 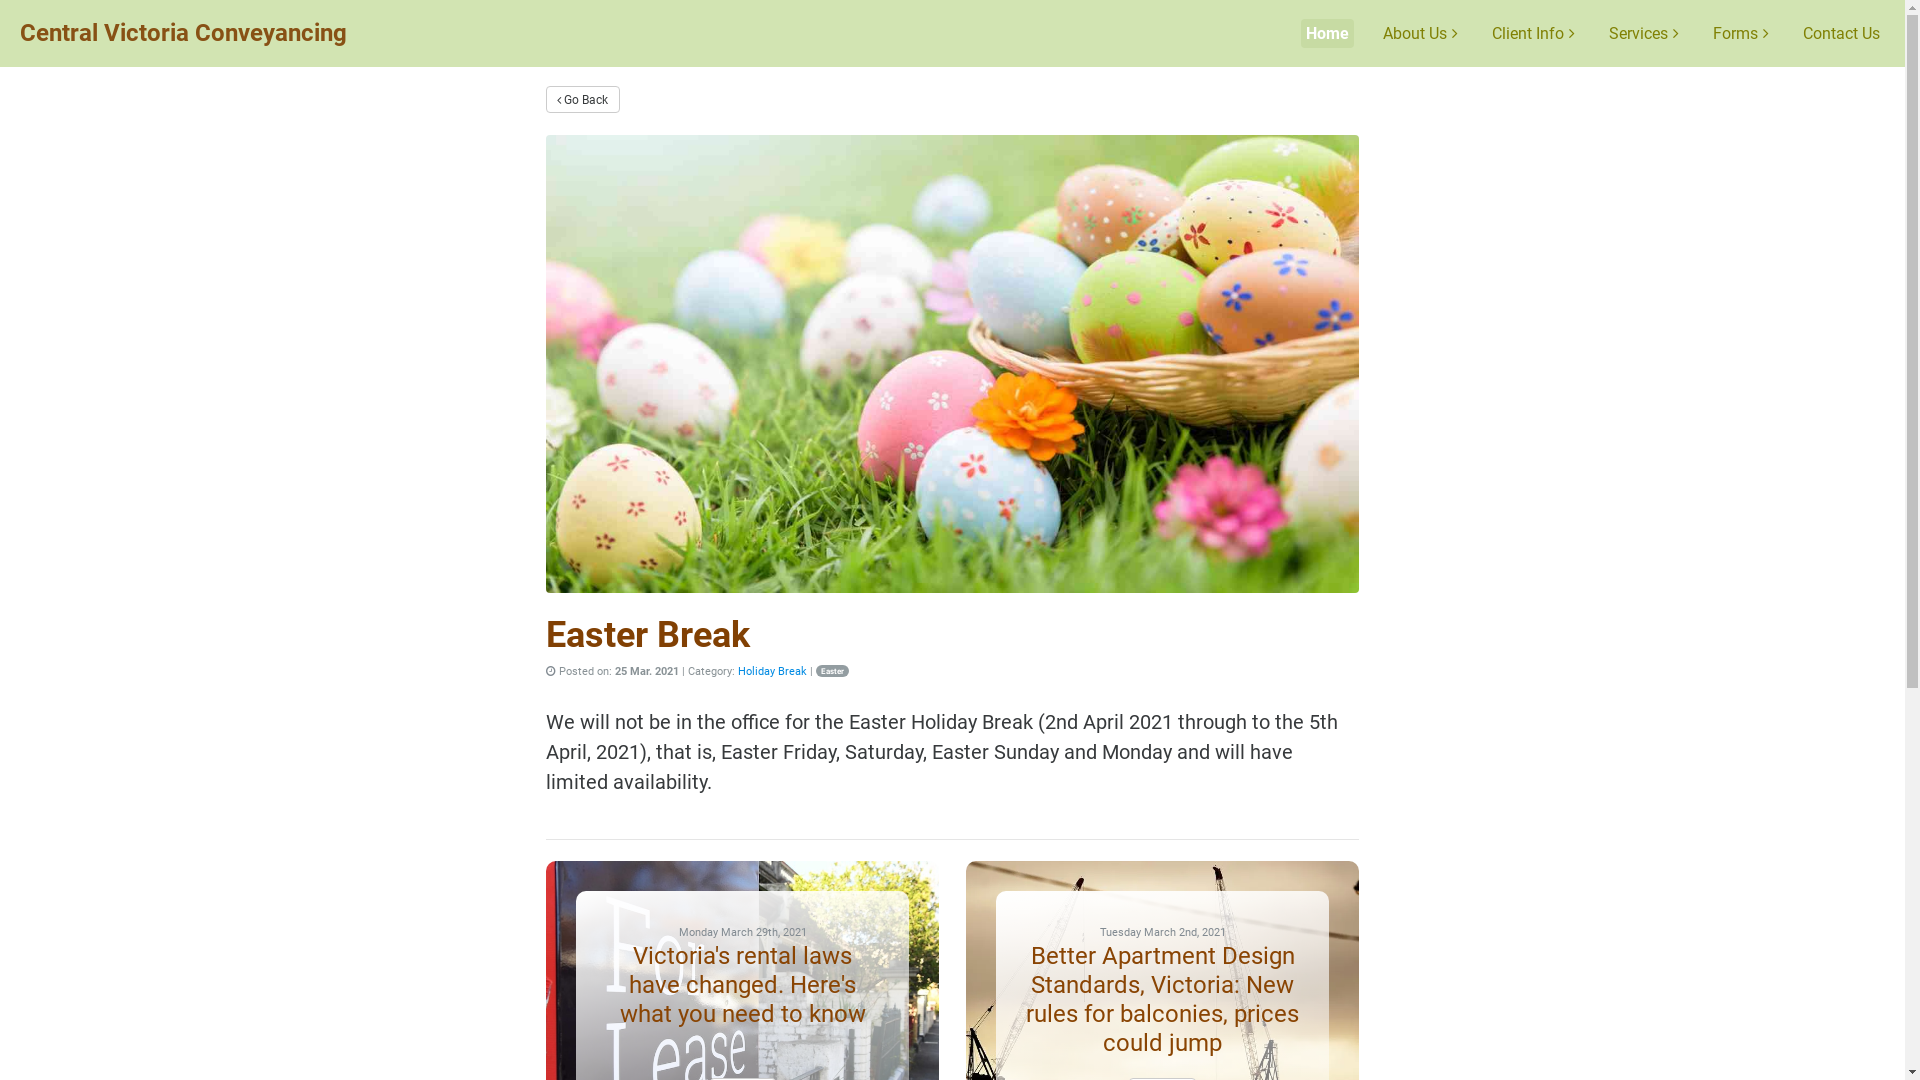 What do you see at coordinates (1643, 33) in the screenshot?
I see `'Services'` at bounding box center [1643, 33].